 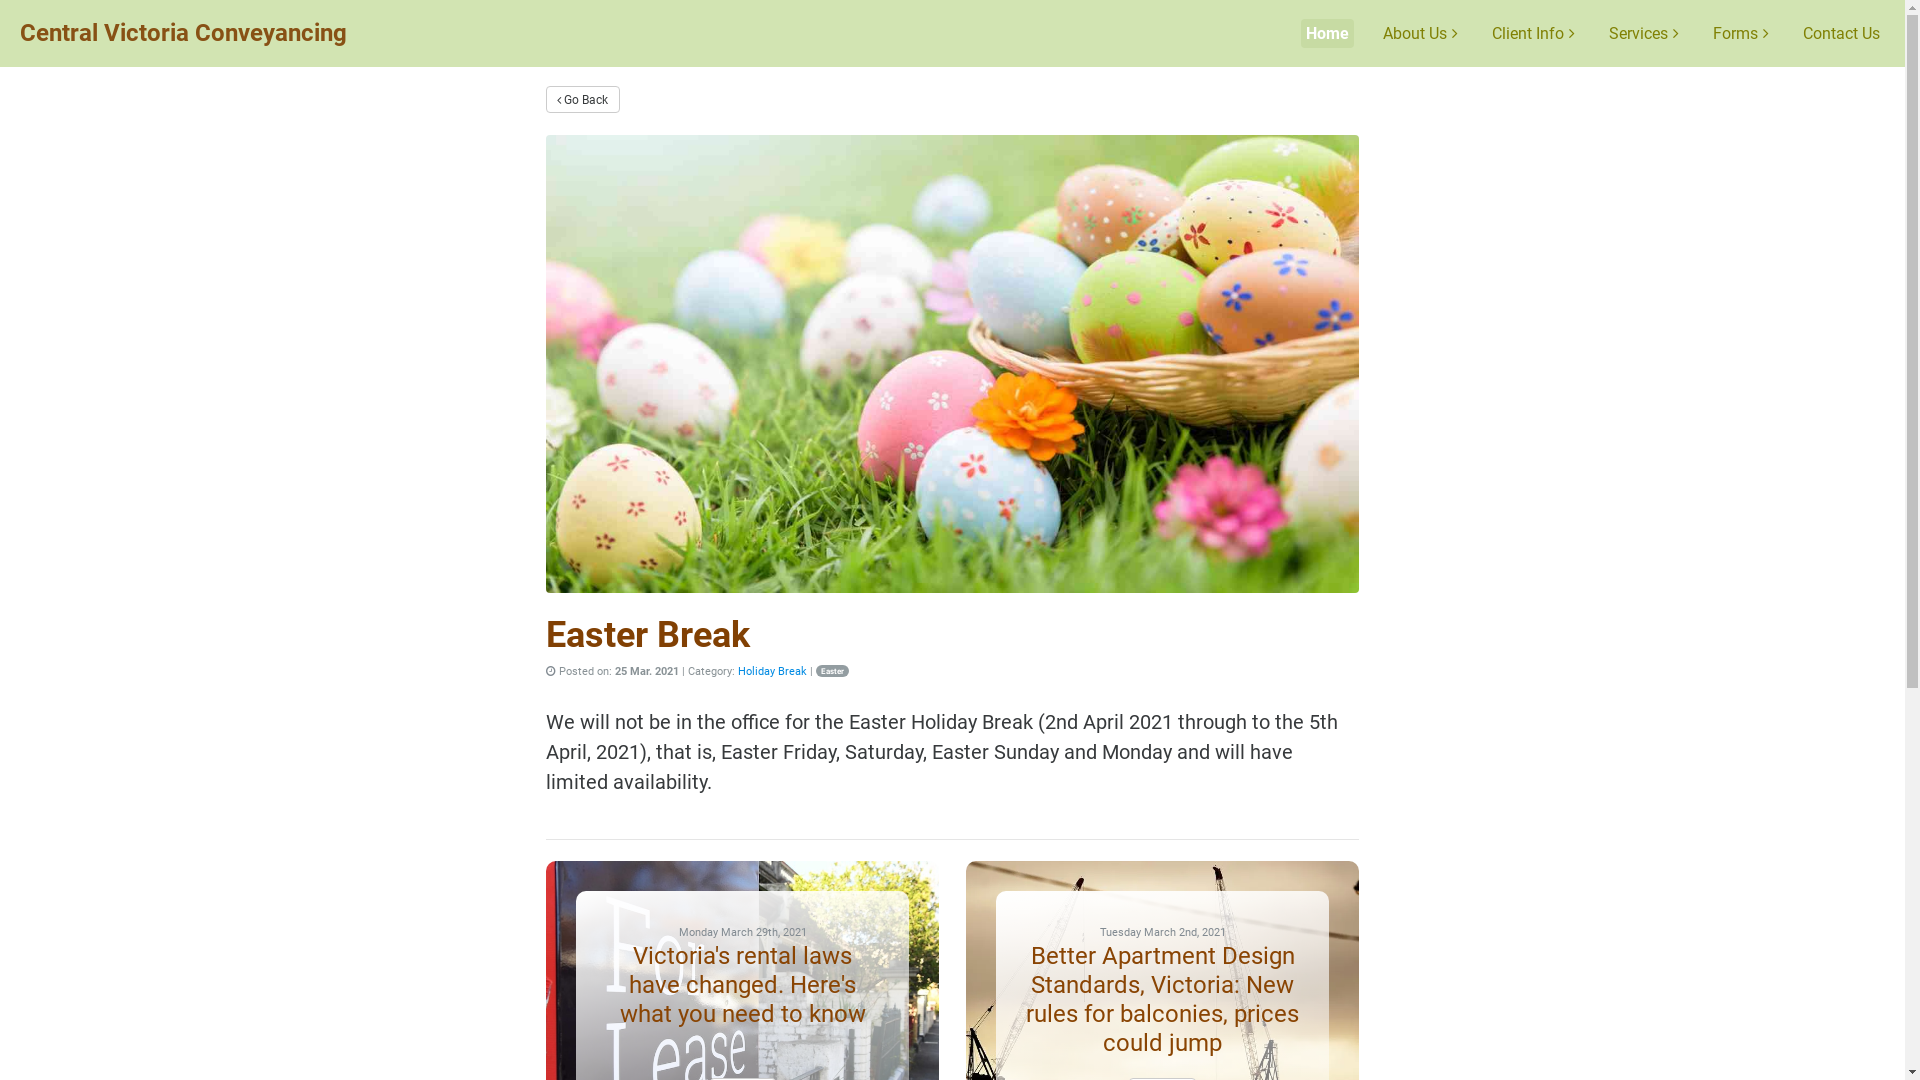 What do you see at coordinates (1643, 33) in the screenshot?
I see `'Services'` at bounding box center [1643, 33].